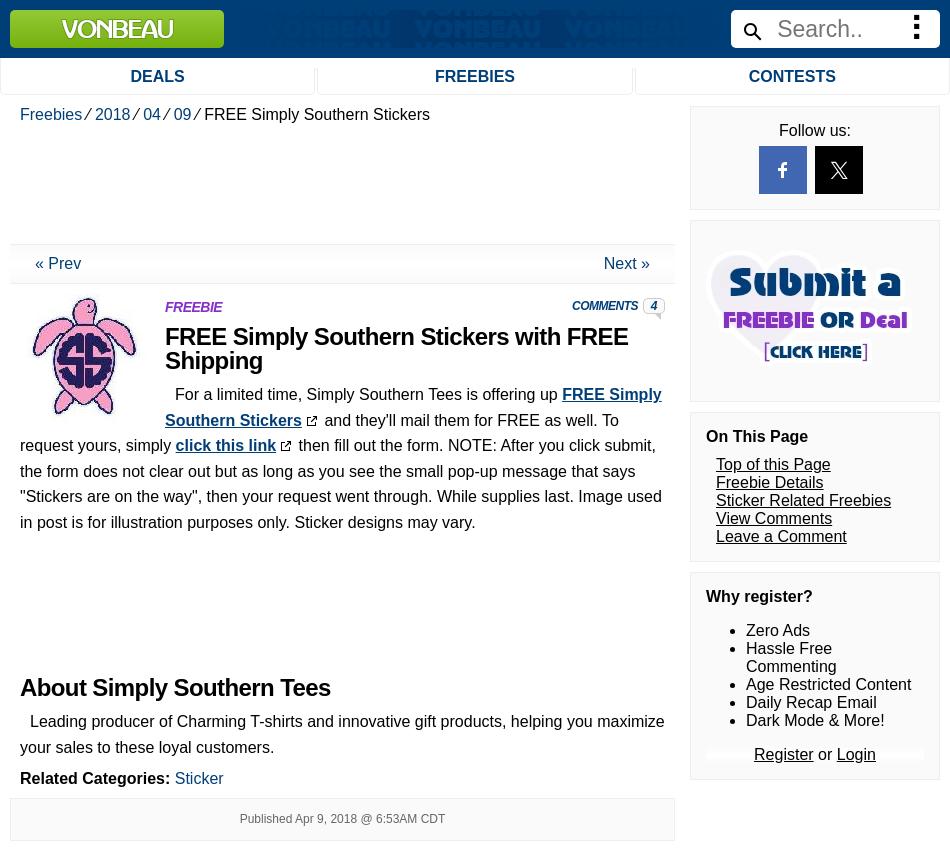 The image size is (950, 850). Describe the element at coordinates (165, 495) in the screenshot. I see `'Order your free kit, complete with stickers to use at your workplace to raise funds and awareness for Alzheimer's disease.'` at that location.